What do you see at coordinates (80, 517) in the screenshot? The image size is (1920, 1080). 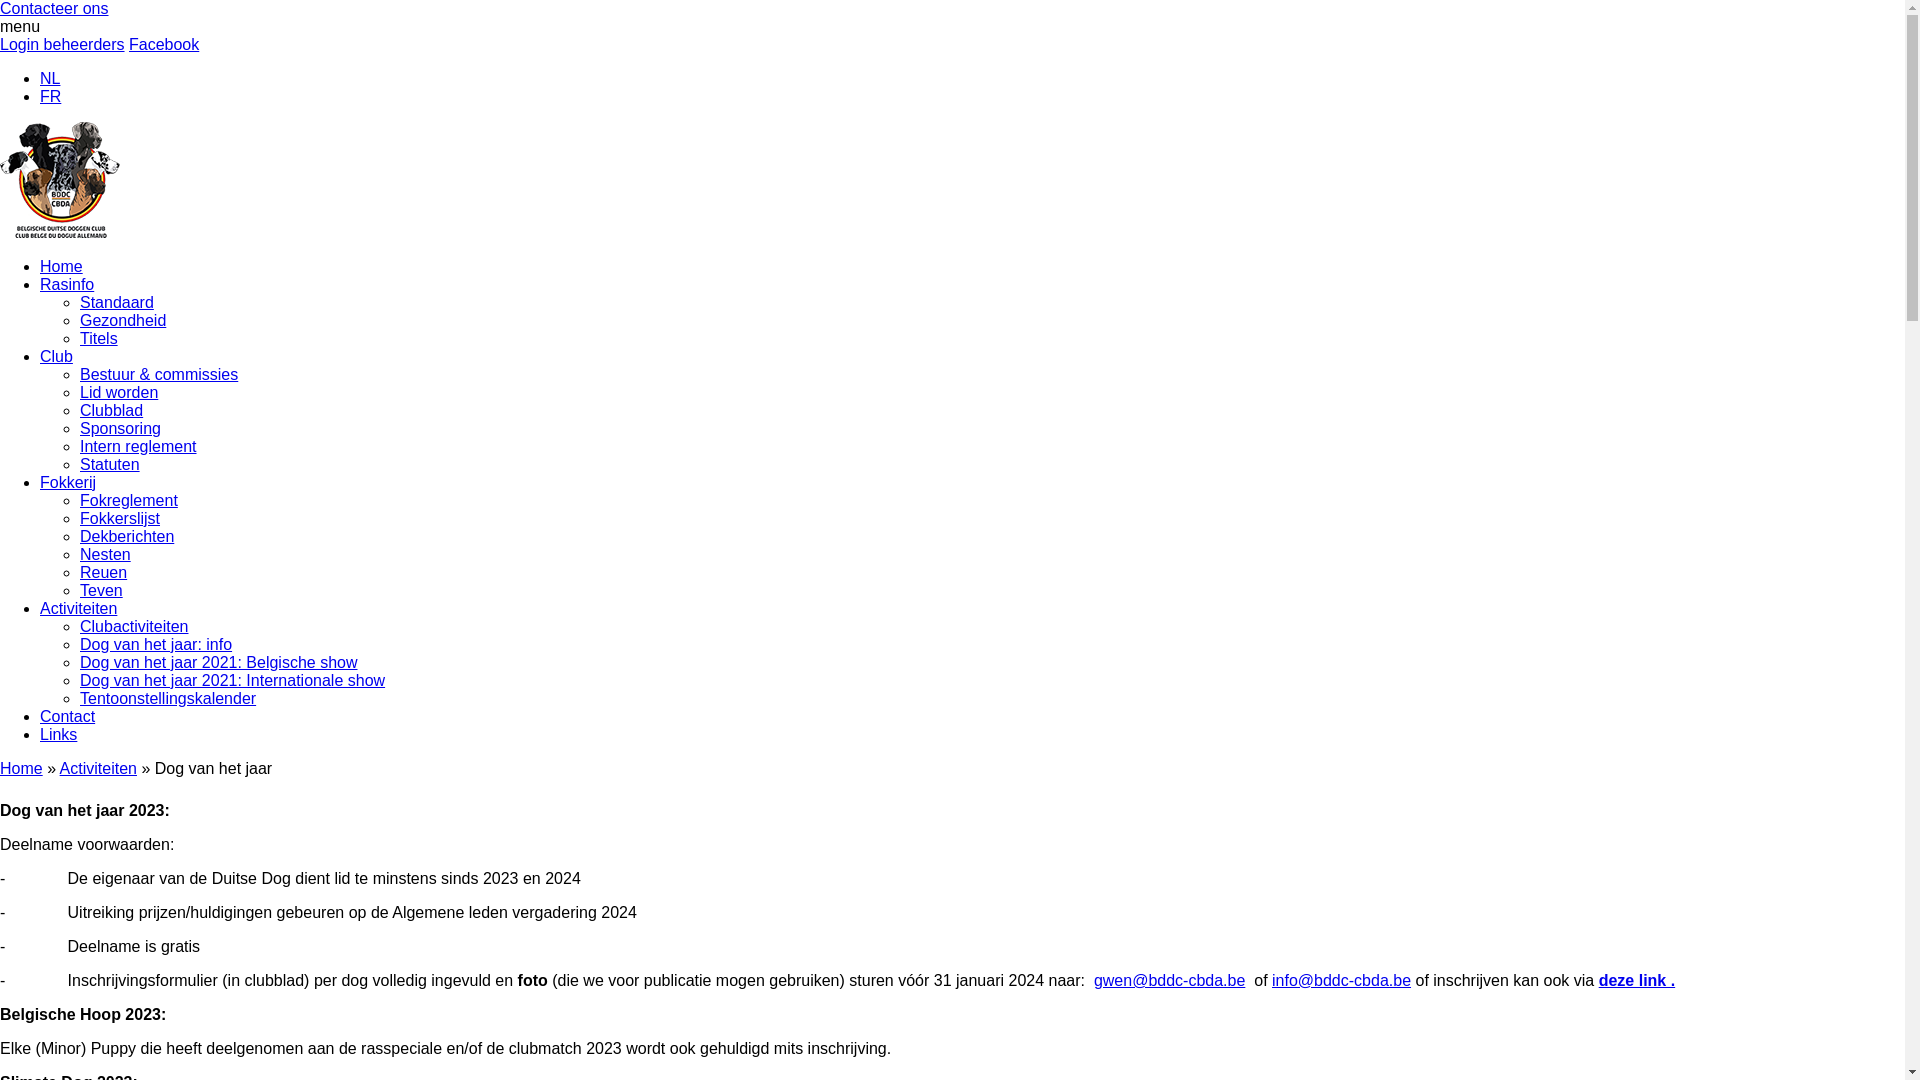 I see `'Fokkerslijst'` at bounding box center [80, 517].